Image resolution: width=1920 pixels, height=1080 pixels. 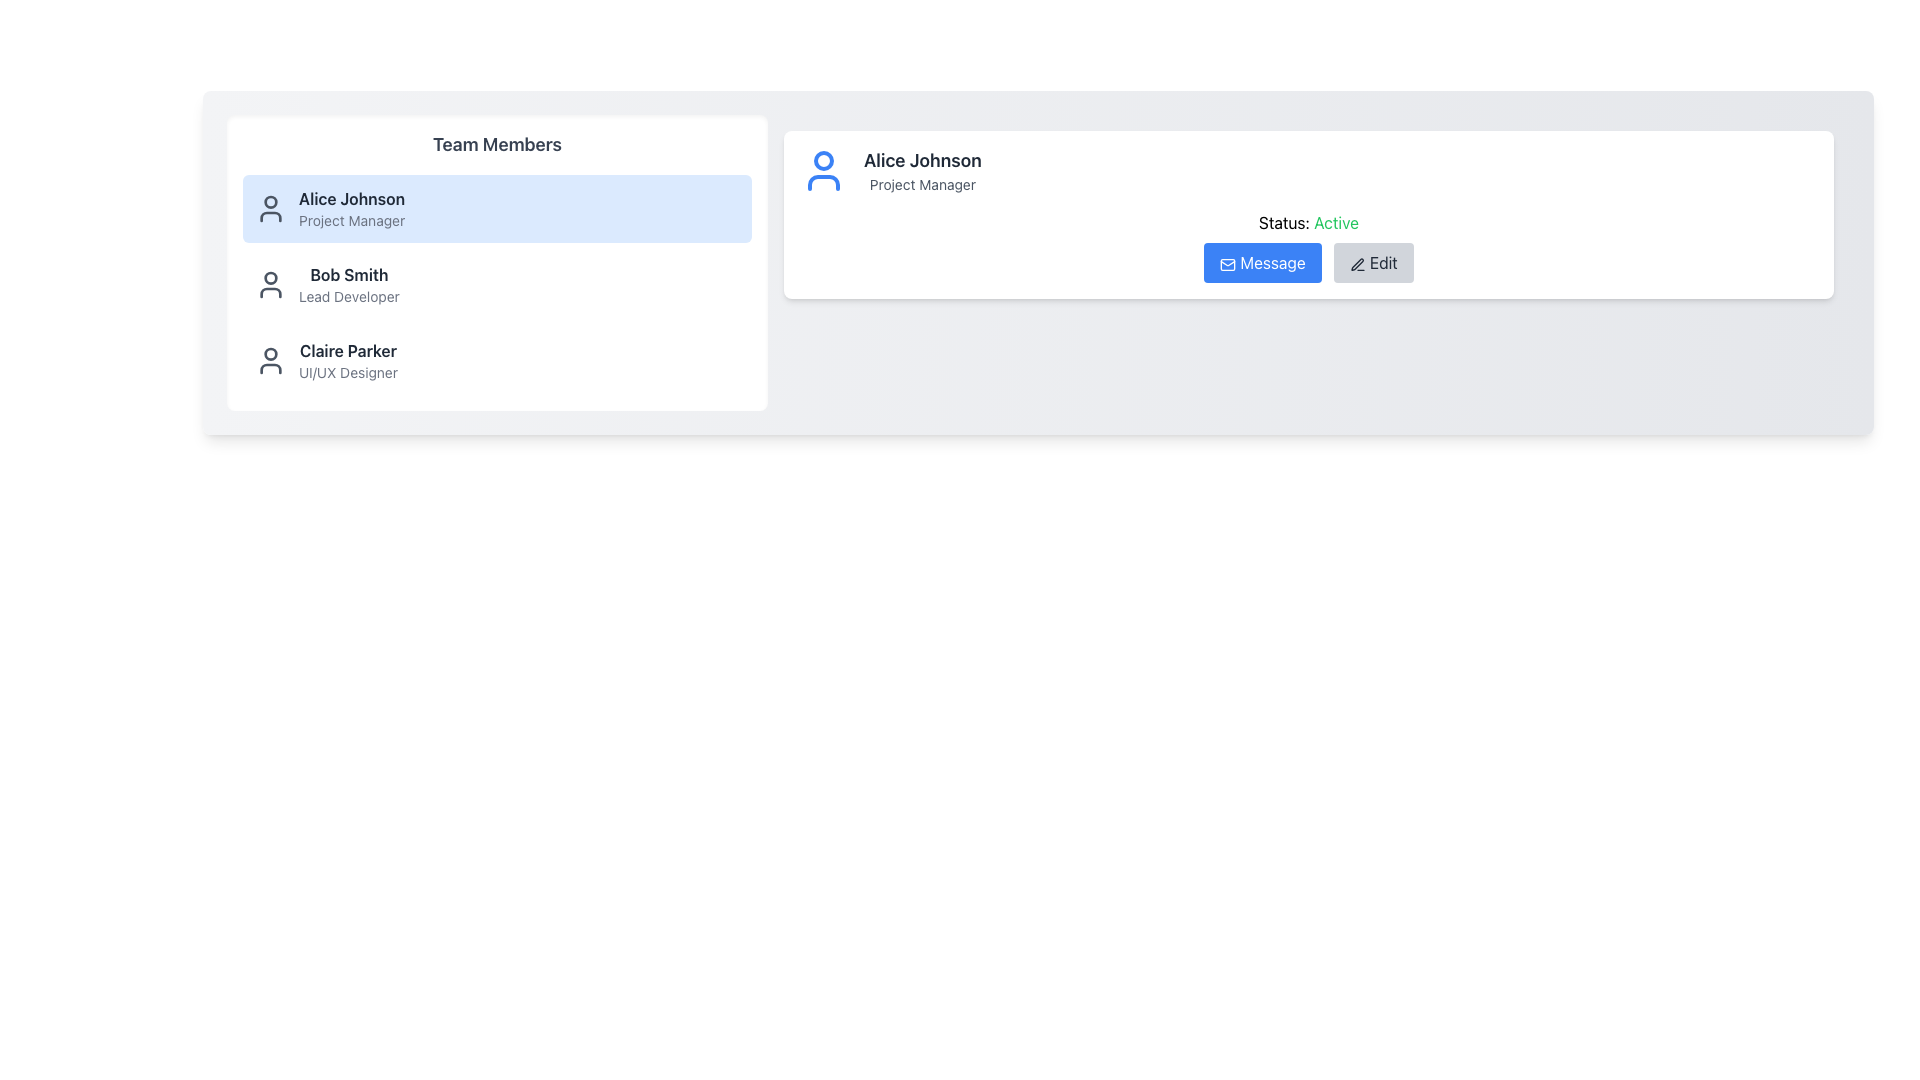 What do you see at coordinates (349, 297) in the screenshot?
I see `the Text label that describes the role or position of the individual named 'Bob Smith', which is located immediately below the bold and dark-colored name within the profile entry under the 'Team Members' heading` at bounding box center [349, 297].